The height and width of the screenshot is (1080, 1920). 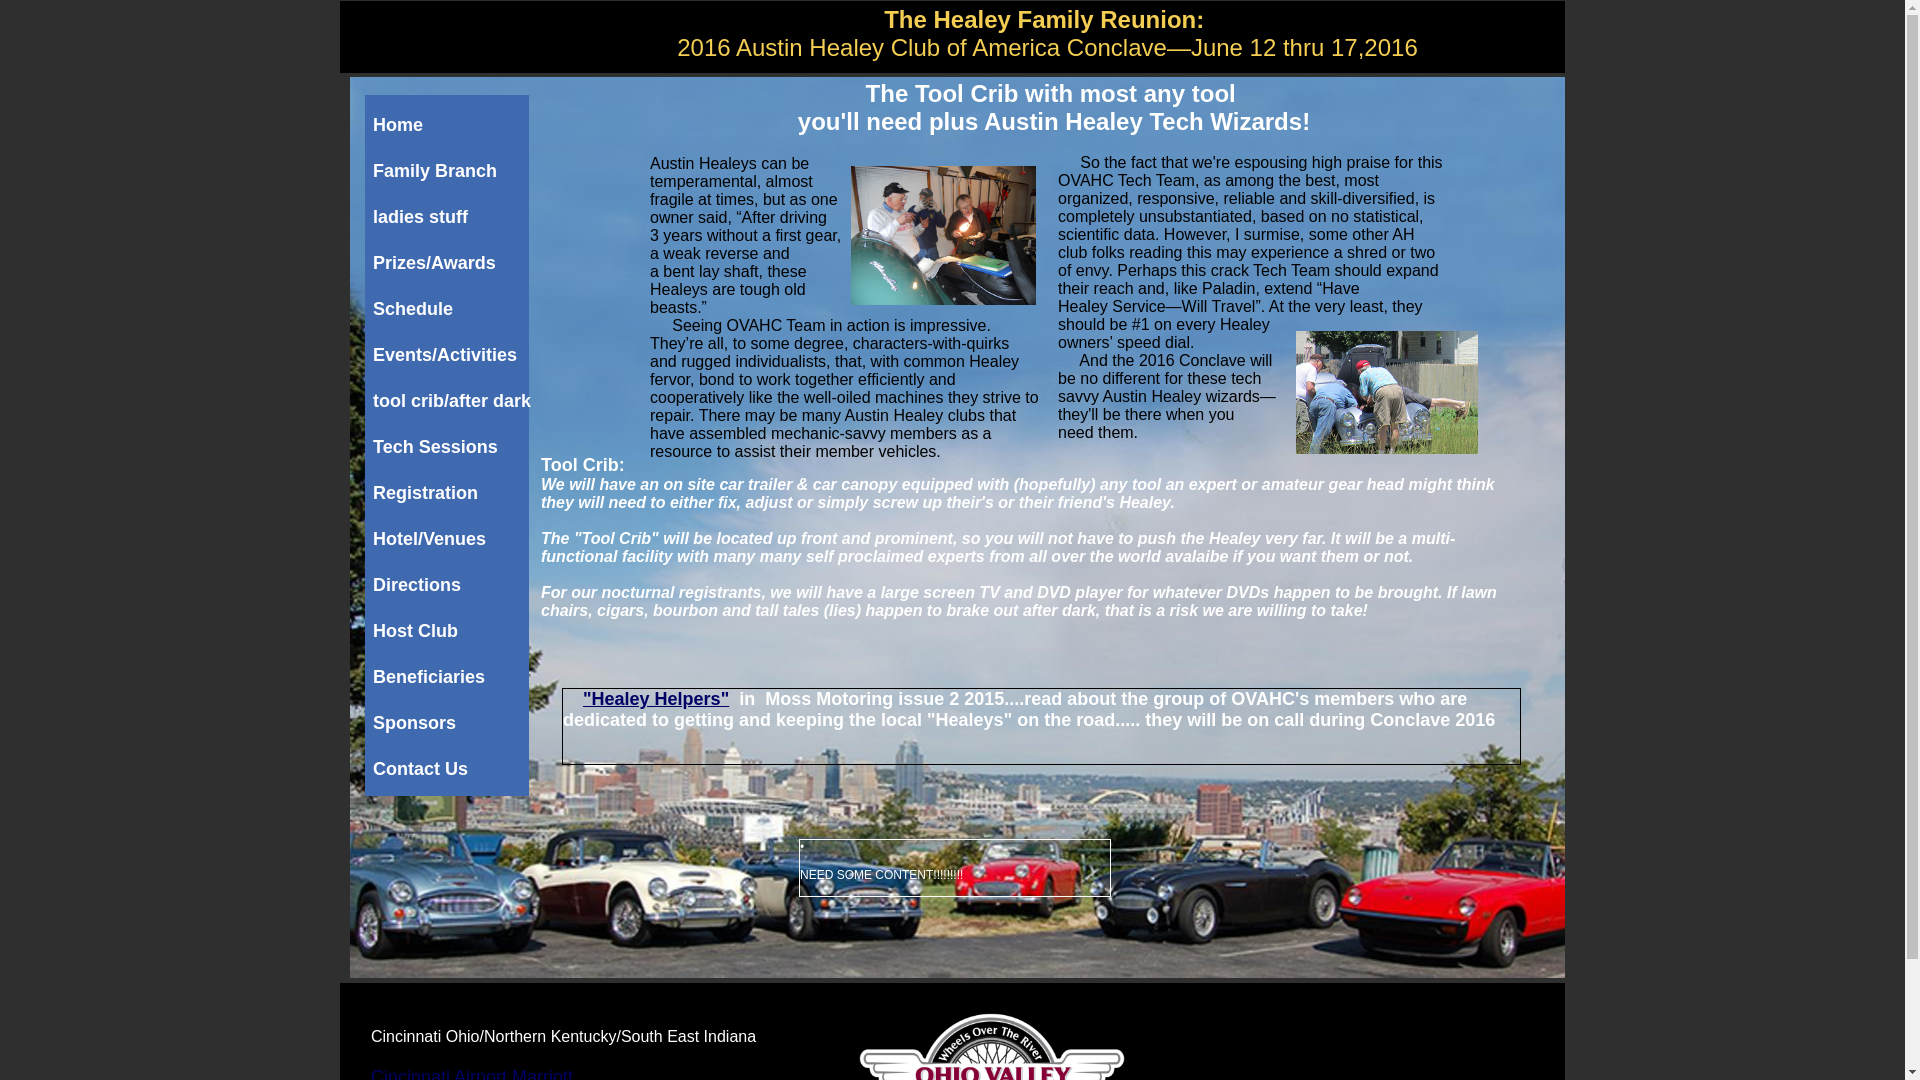 What do you see at coordinates (450, 309) in the screenshot?
I see `'Schedule'` at bounding box center [450, 309].